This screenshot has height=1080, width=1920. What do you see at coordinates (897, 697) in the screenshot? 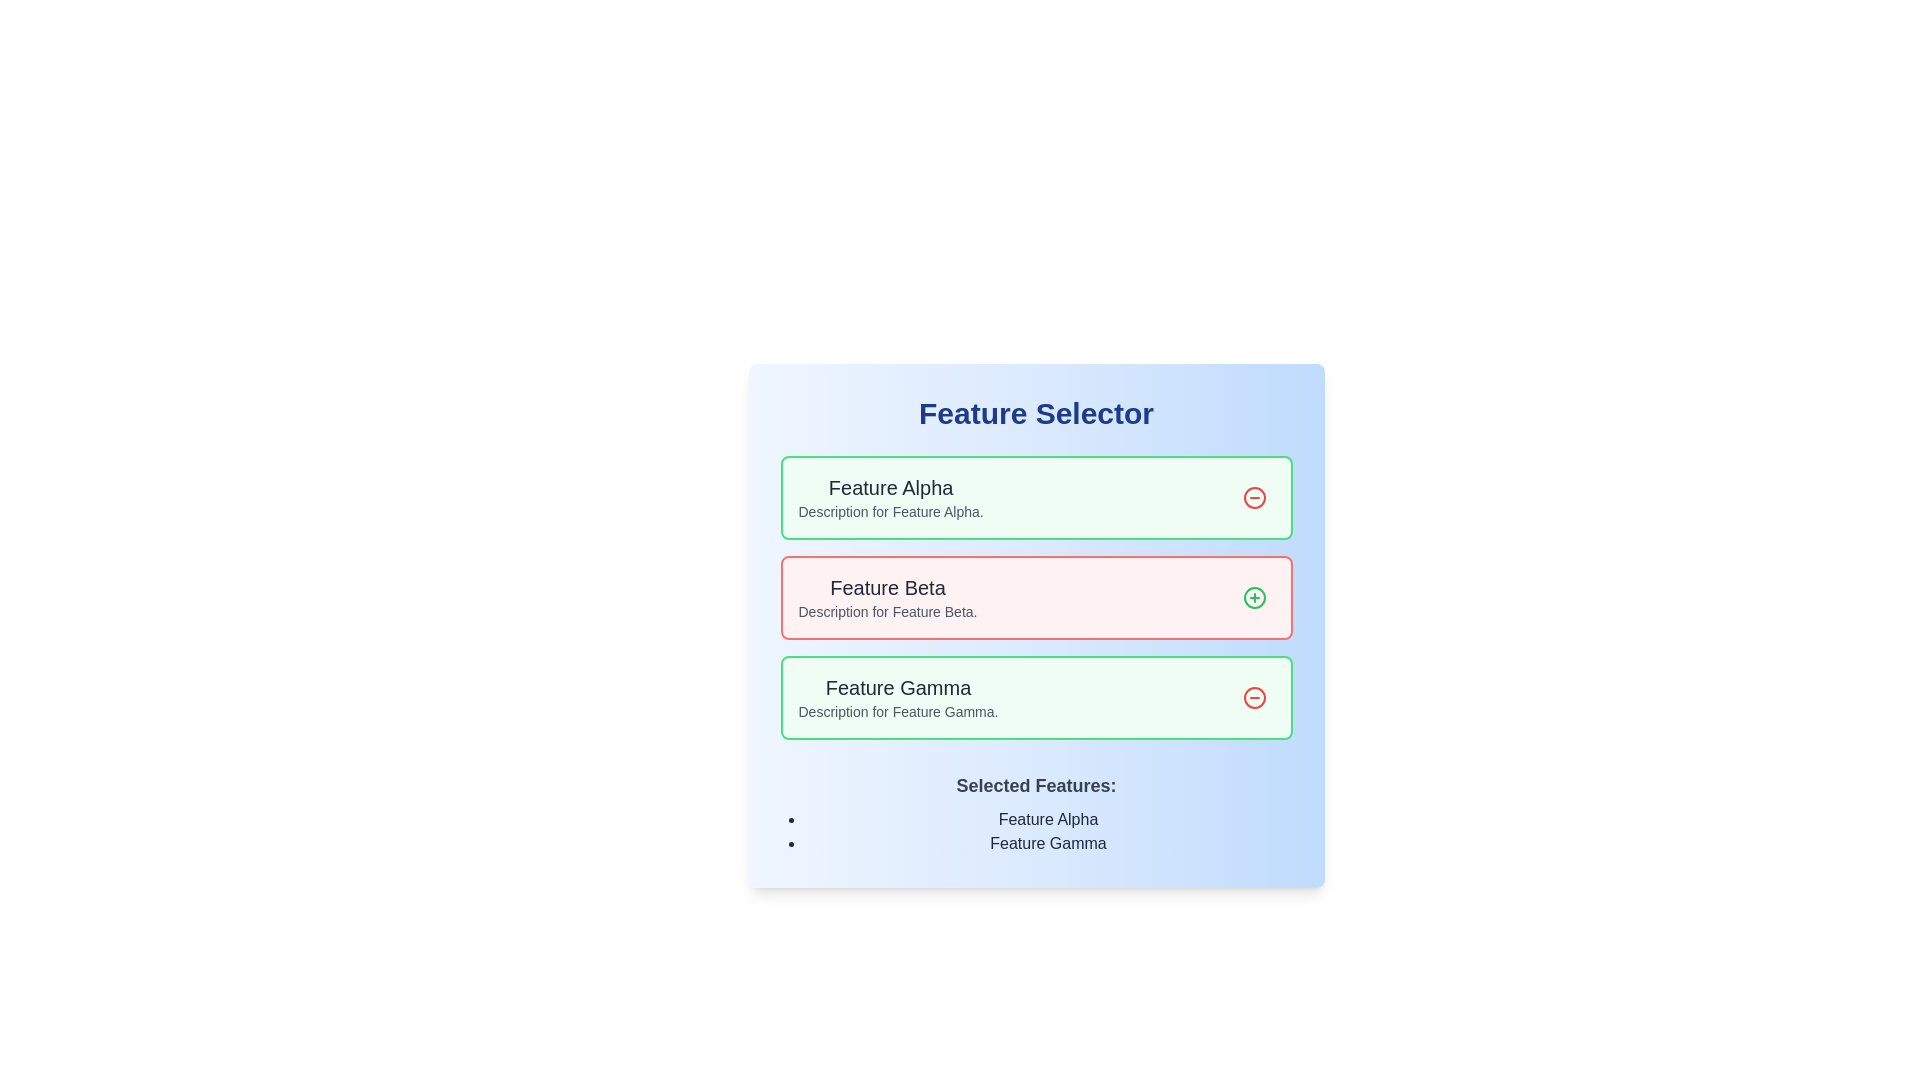
I see `text content of the Text Content Block displaying information about 'Feature Gamma', which is the bottommost entry in a vertically aligned list` at bounding box center [897, 697].